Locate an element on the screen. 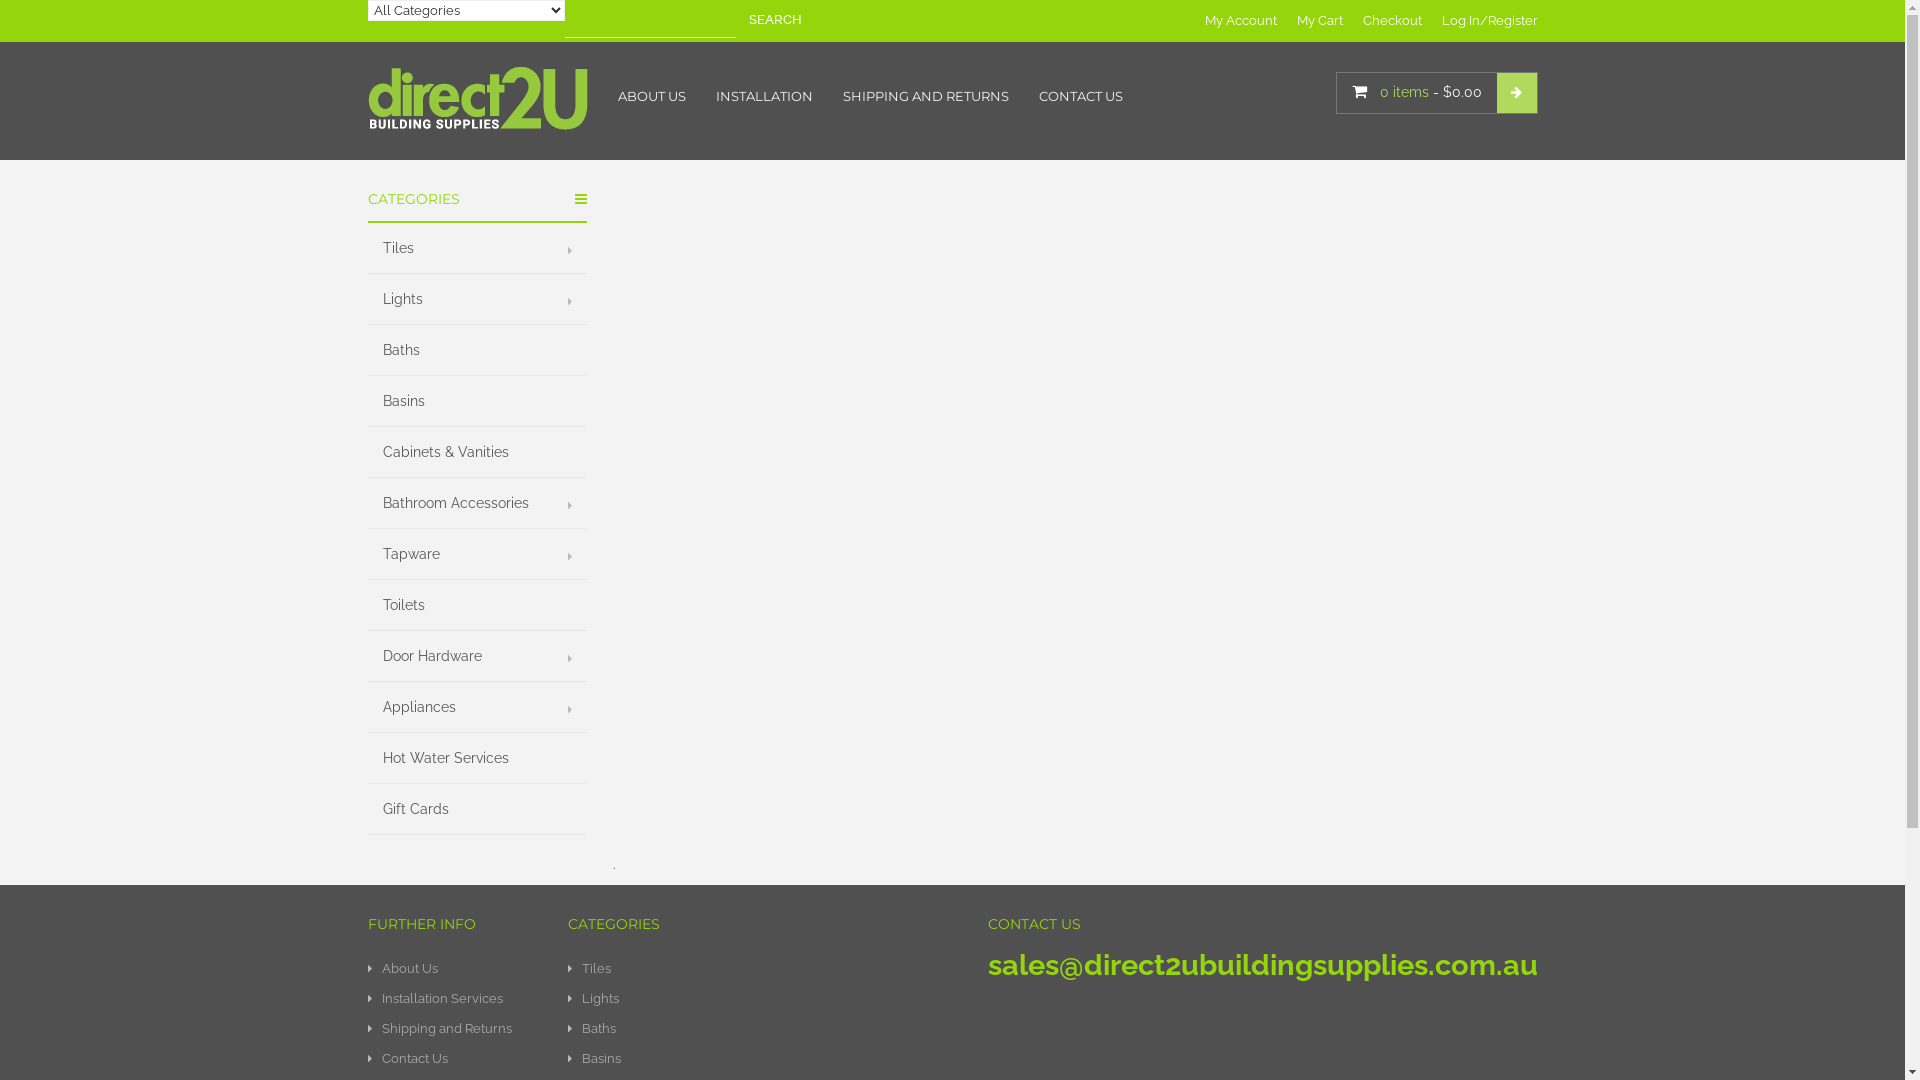 The height and width of the screenshot is (1080, 1920). 'SEARCH' is located at coordinates (773, 19).